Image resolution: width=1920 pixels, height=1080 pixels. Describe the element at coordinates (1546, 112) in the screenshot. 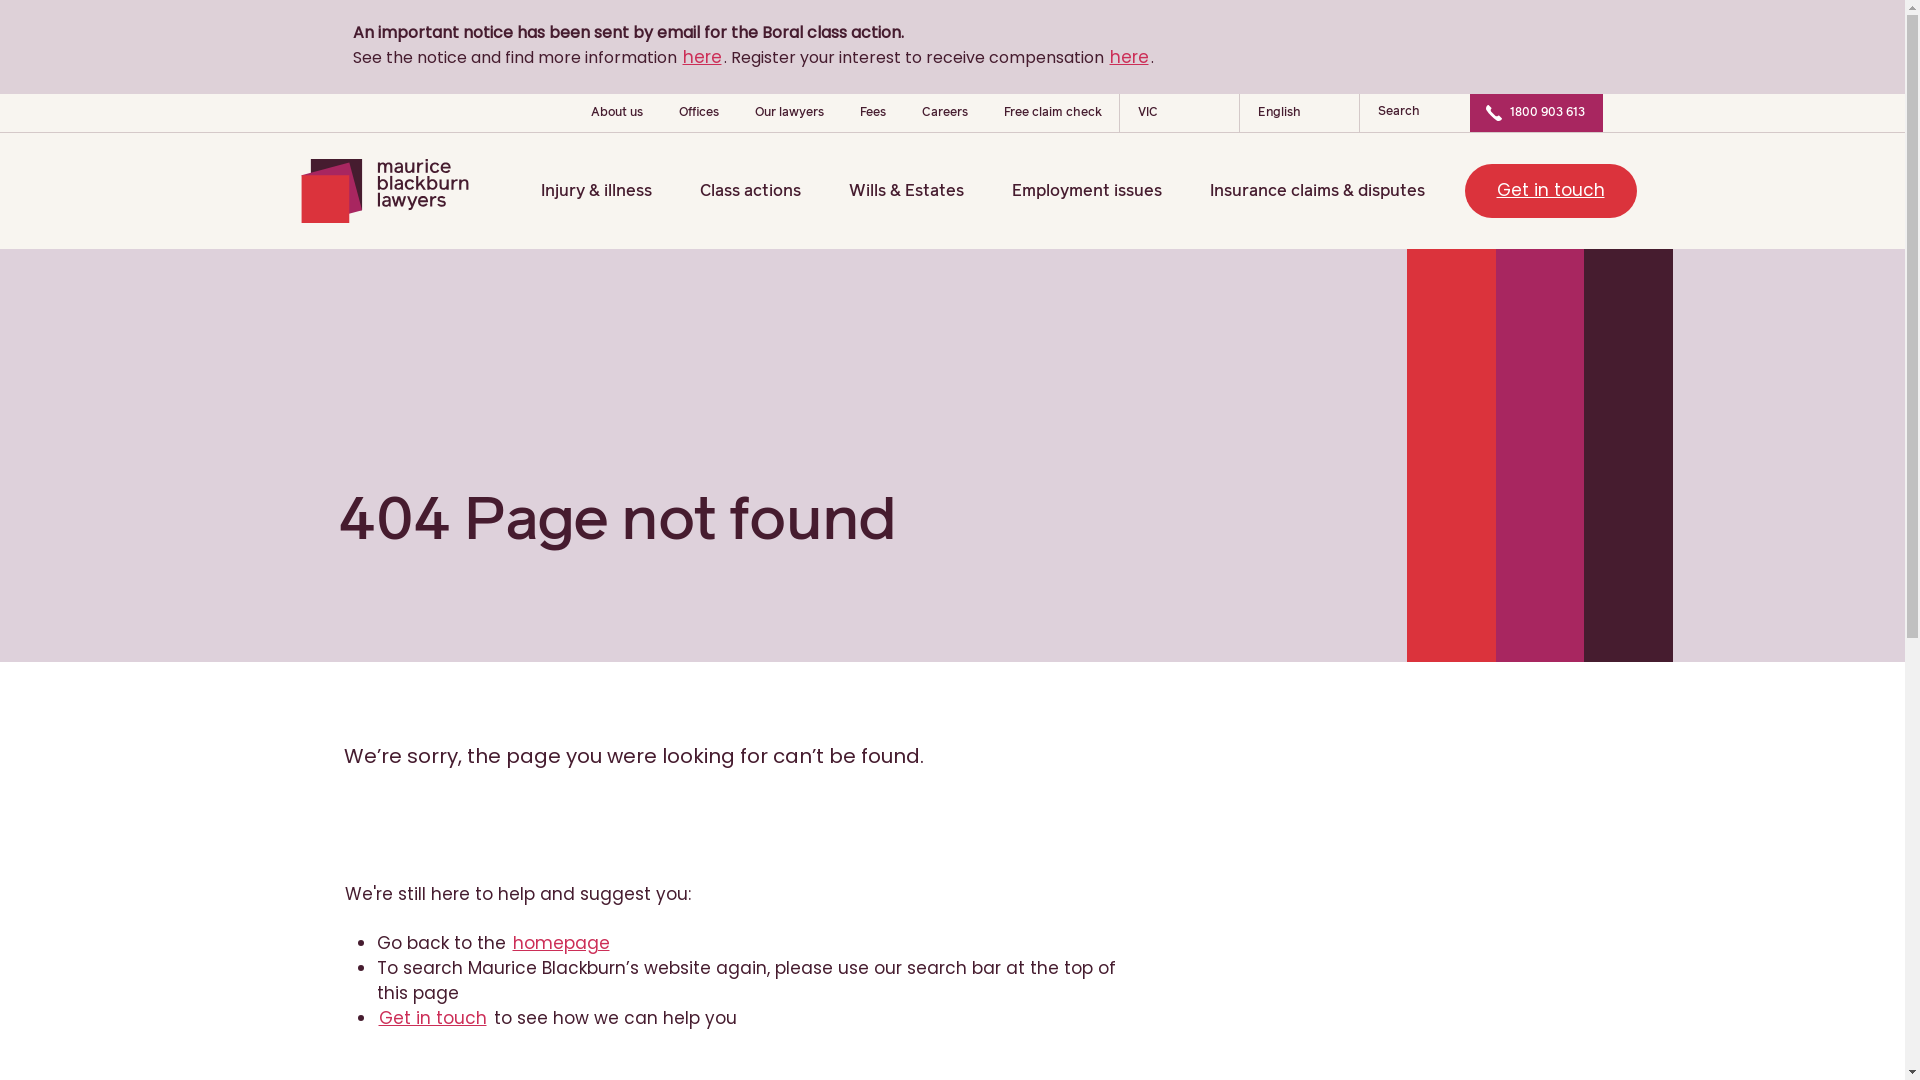

I see `'1800 903 613'` at that location.